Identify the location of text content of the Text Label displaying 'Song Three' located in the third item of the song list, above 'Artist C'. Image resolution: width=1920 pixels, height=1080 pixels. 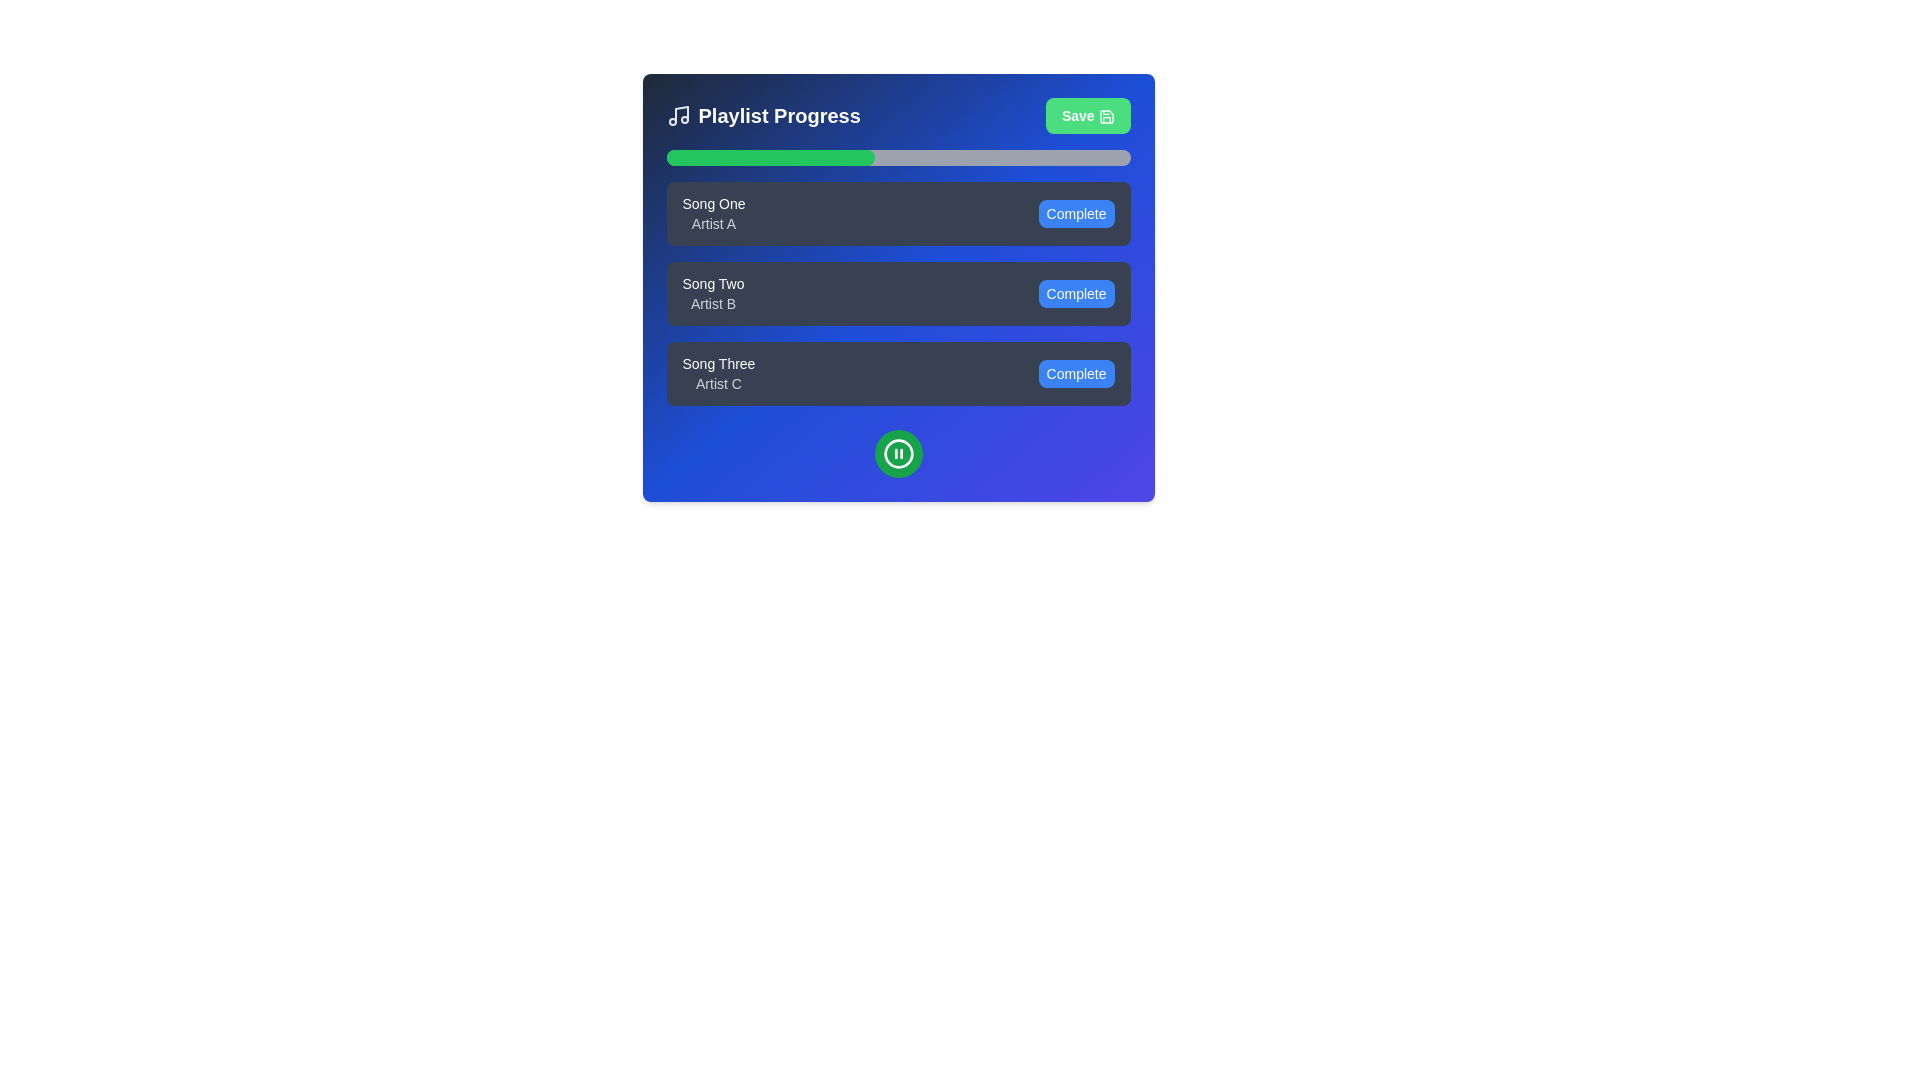
(719, 363).